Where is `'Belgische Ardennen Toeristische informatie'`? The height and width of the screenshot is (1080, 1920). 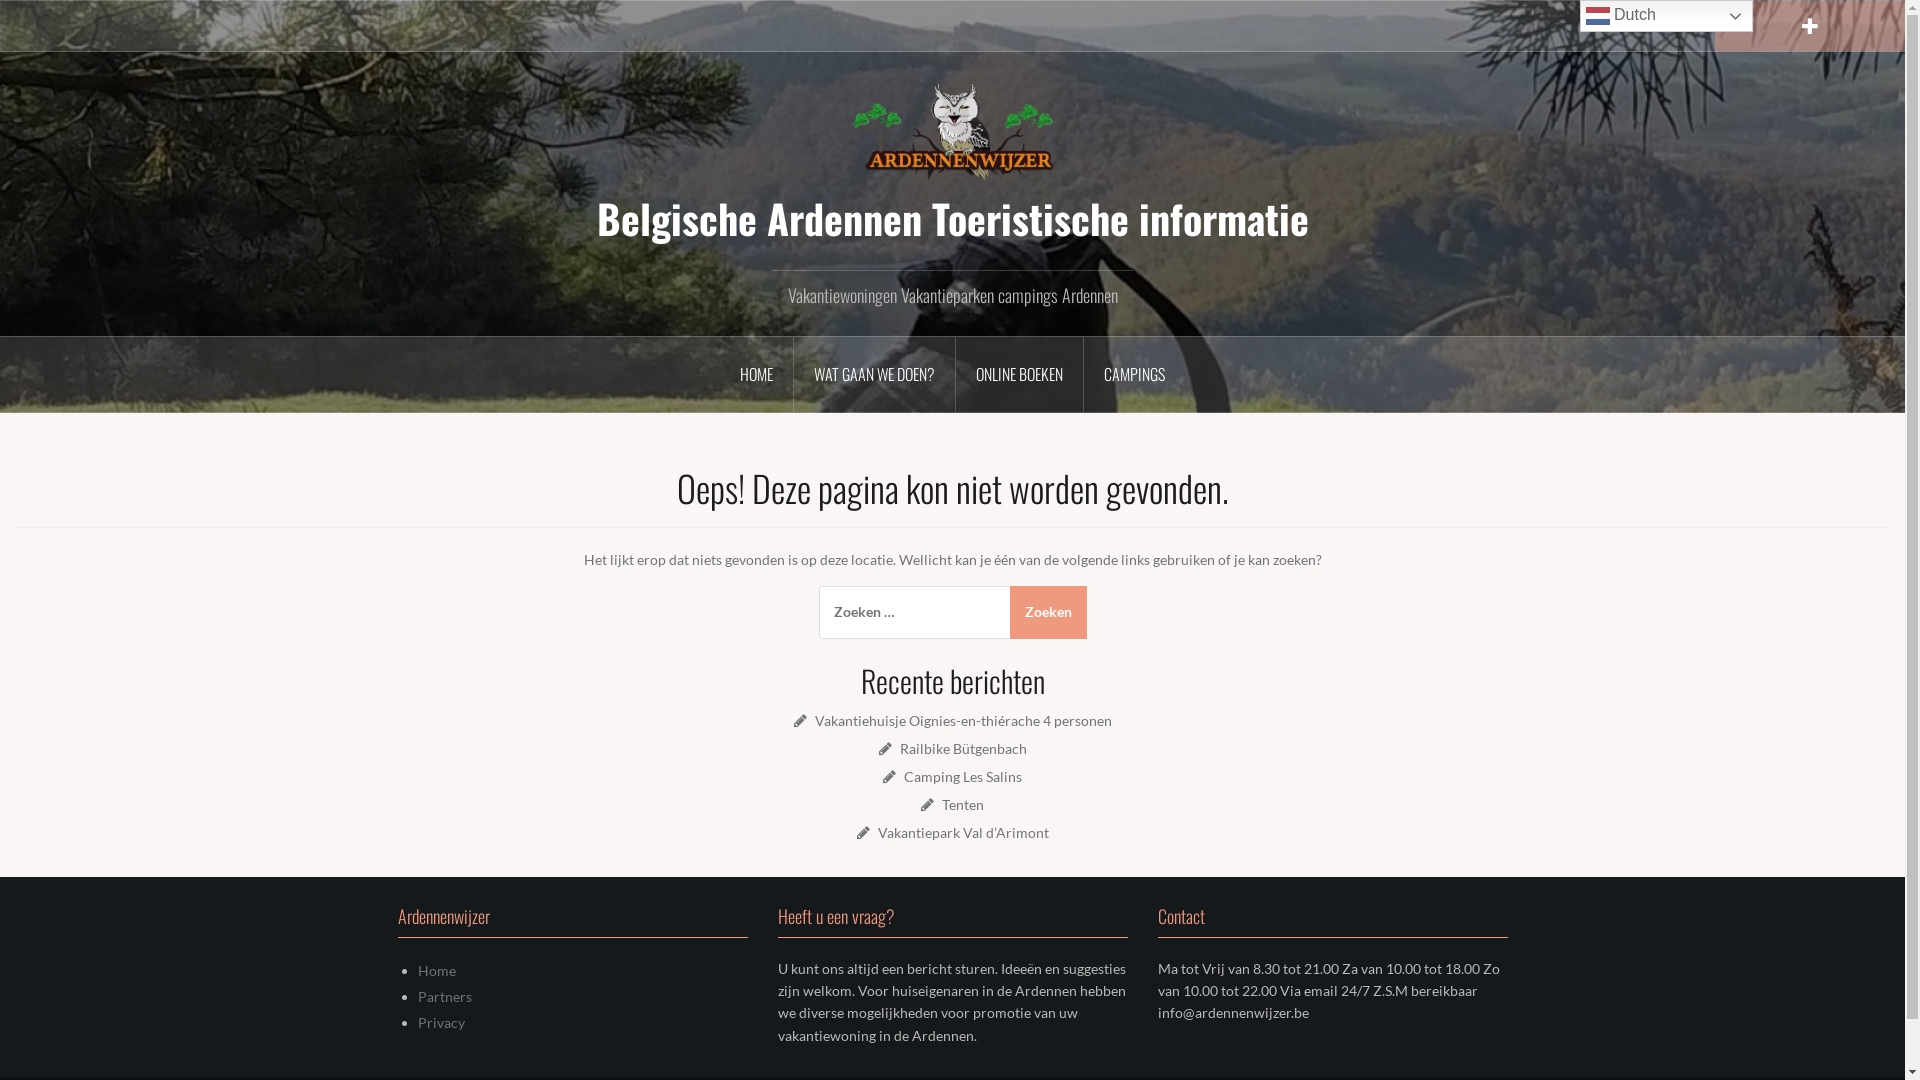
'Belgische Ardennen Toeristische informatie' is located at coordinates (950, 129).